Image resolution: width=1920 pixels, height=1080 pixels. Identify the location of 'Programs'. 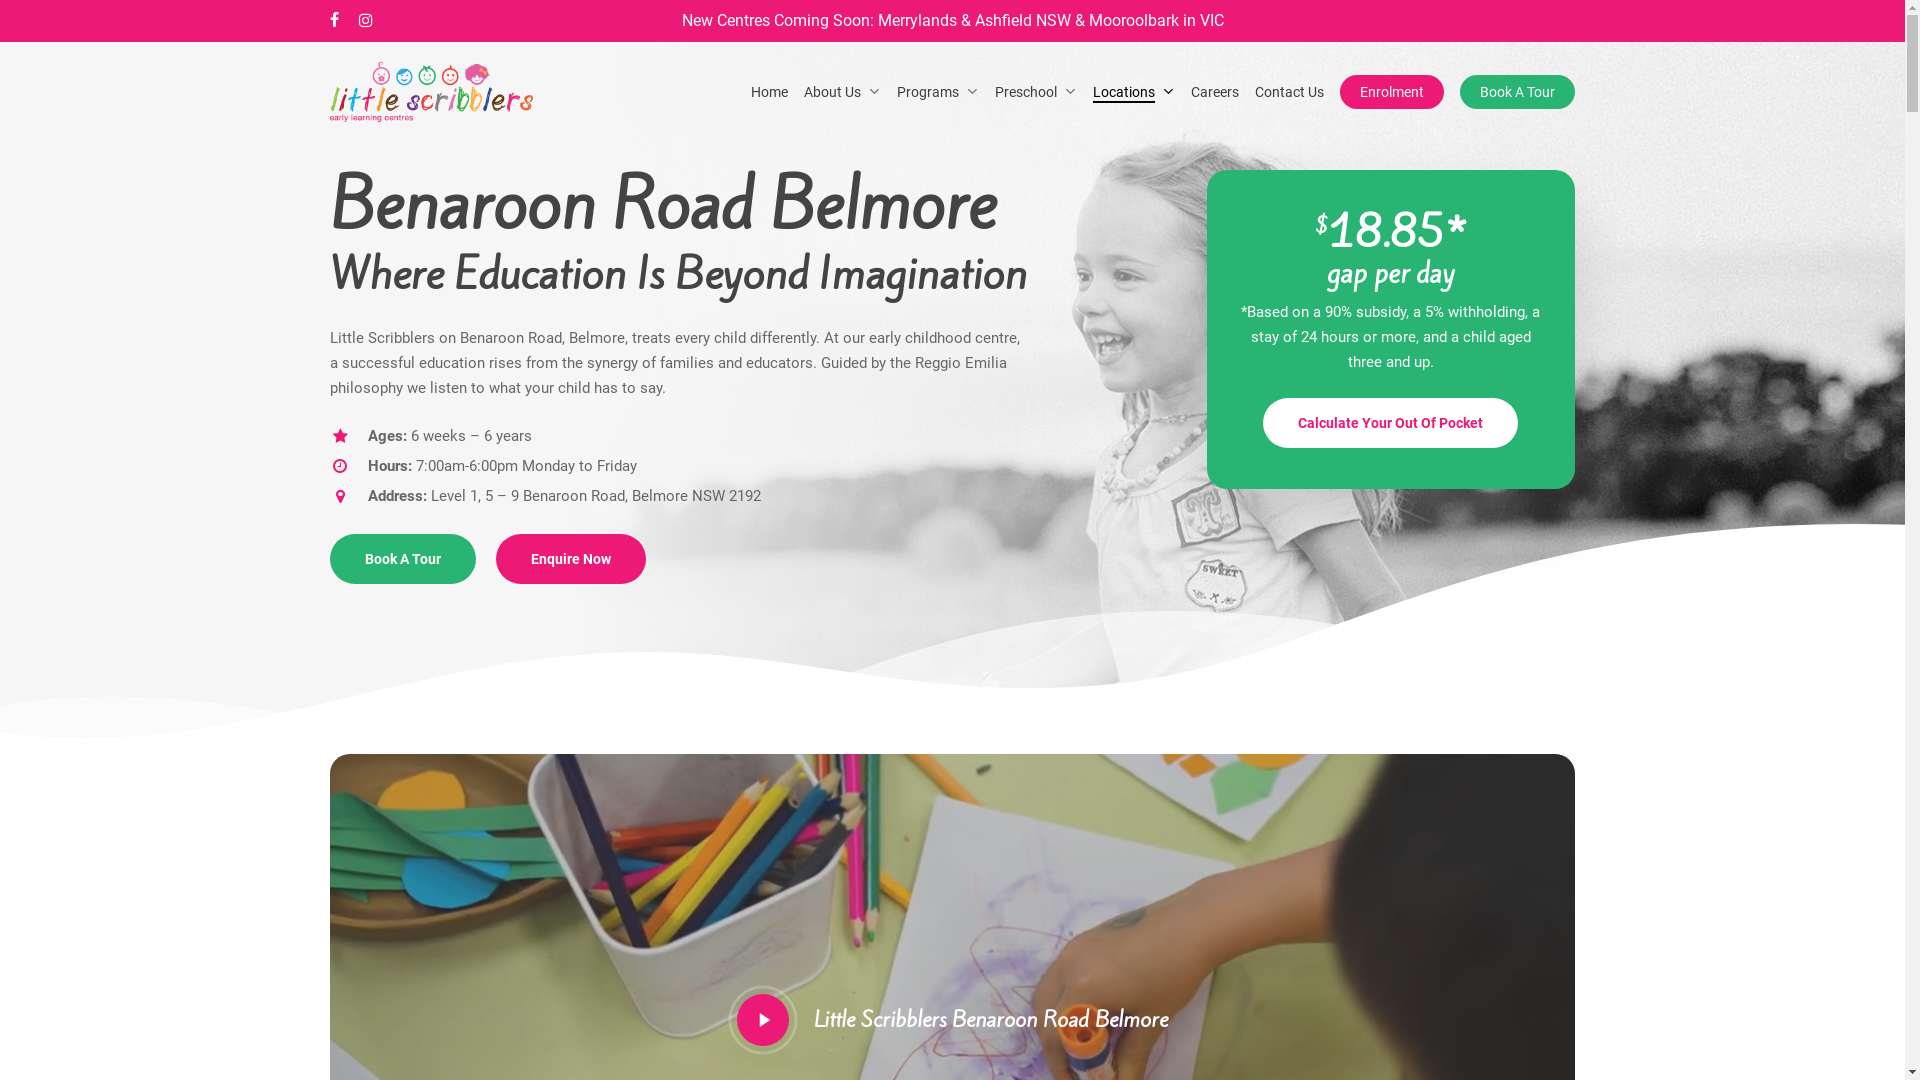
(936, 92).